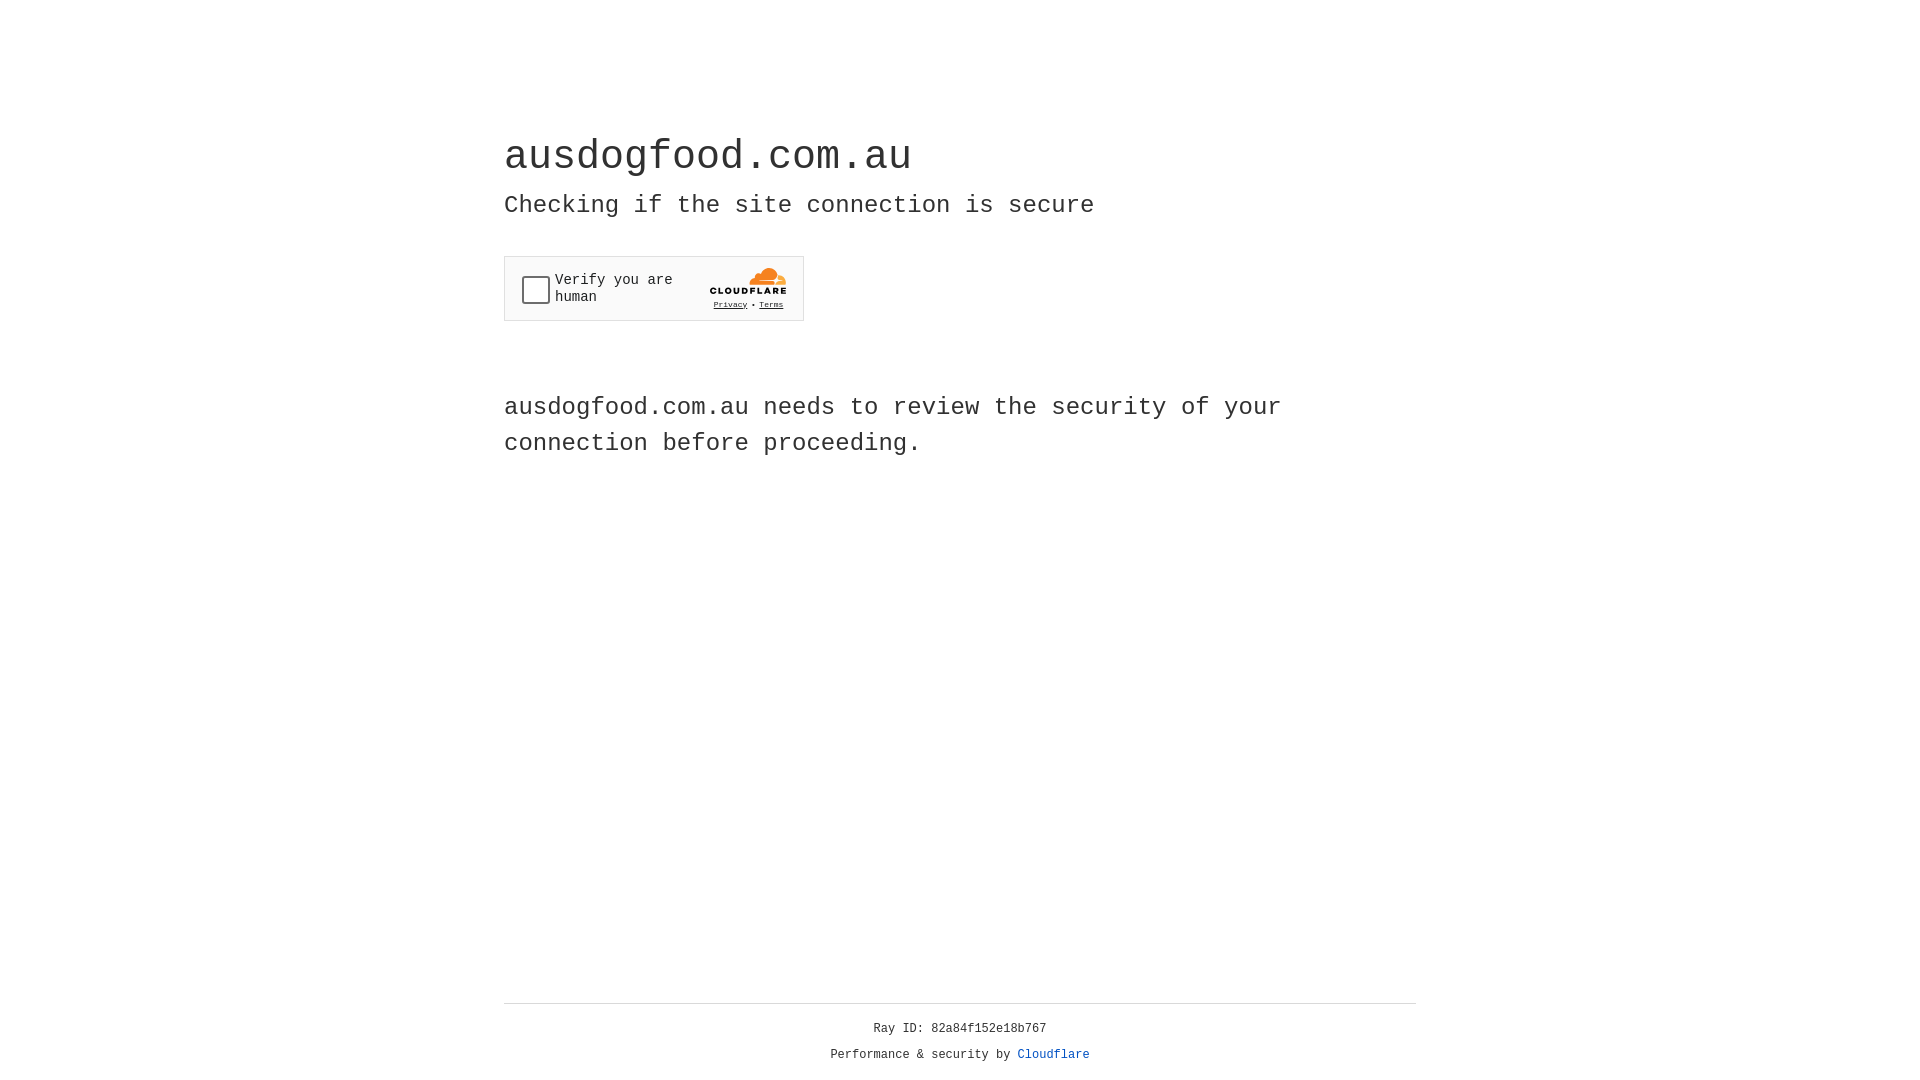  What do you see at coordinates (1053, 1054) in the screenshot?
I see `'Cloudflare'` at bounding box center [1053, 1054].